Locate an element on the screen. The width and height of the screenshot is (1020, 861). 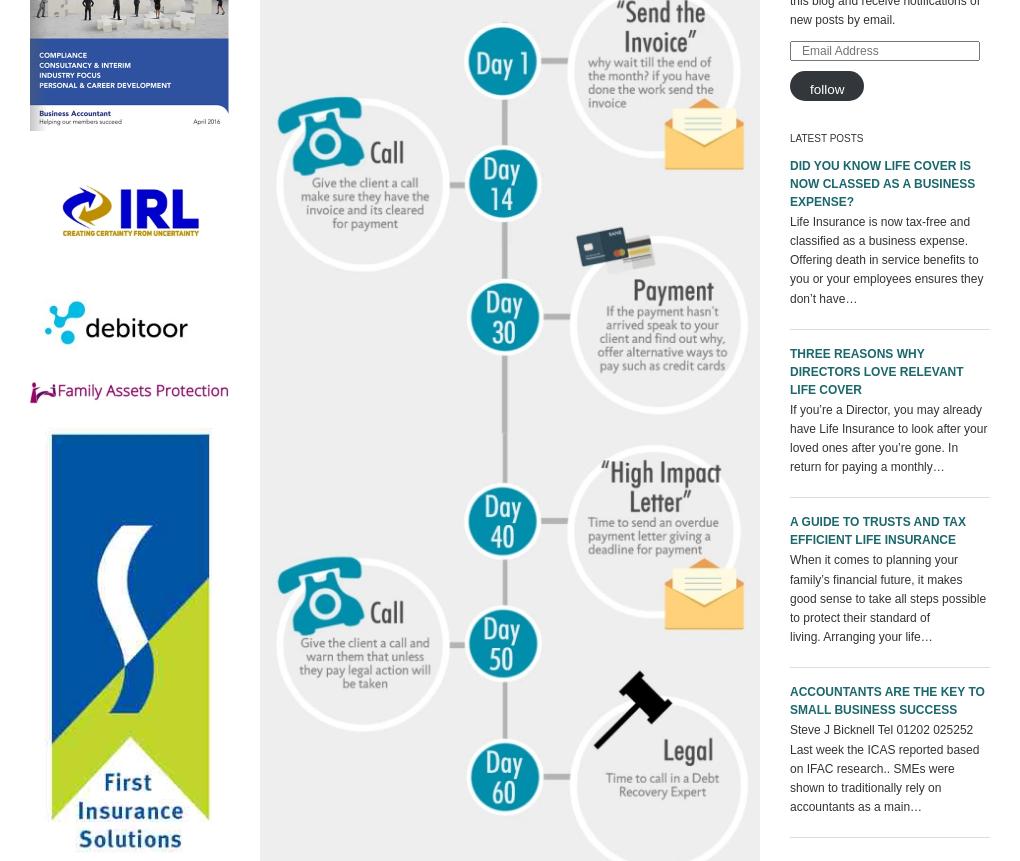
'Follow' is located at coordinates (826, 87).